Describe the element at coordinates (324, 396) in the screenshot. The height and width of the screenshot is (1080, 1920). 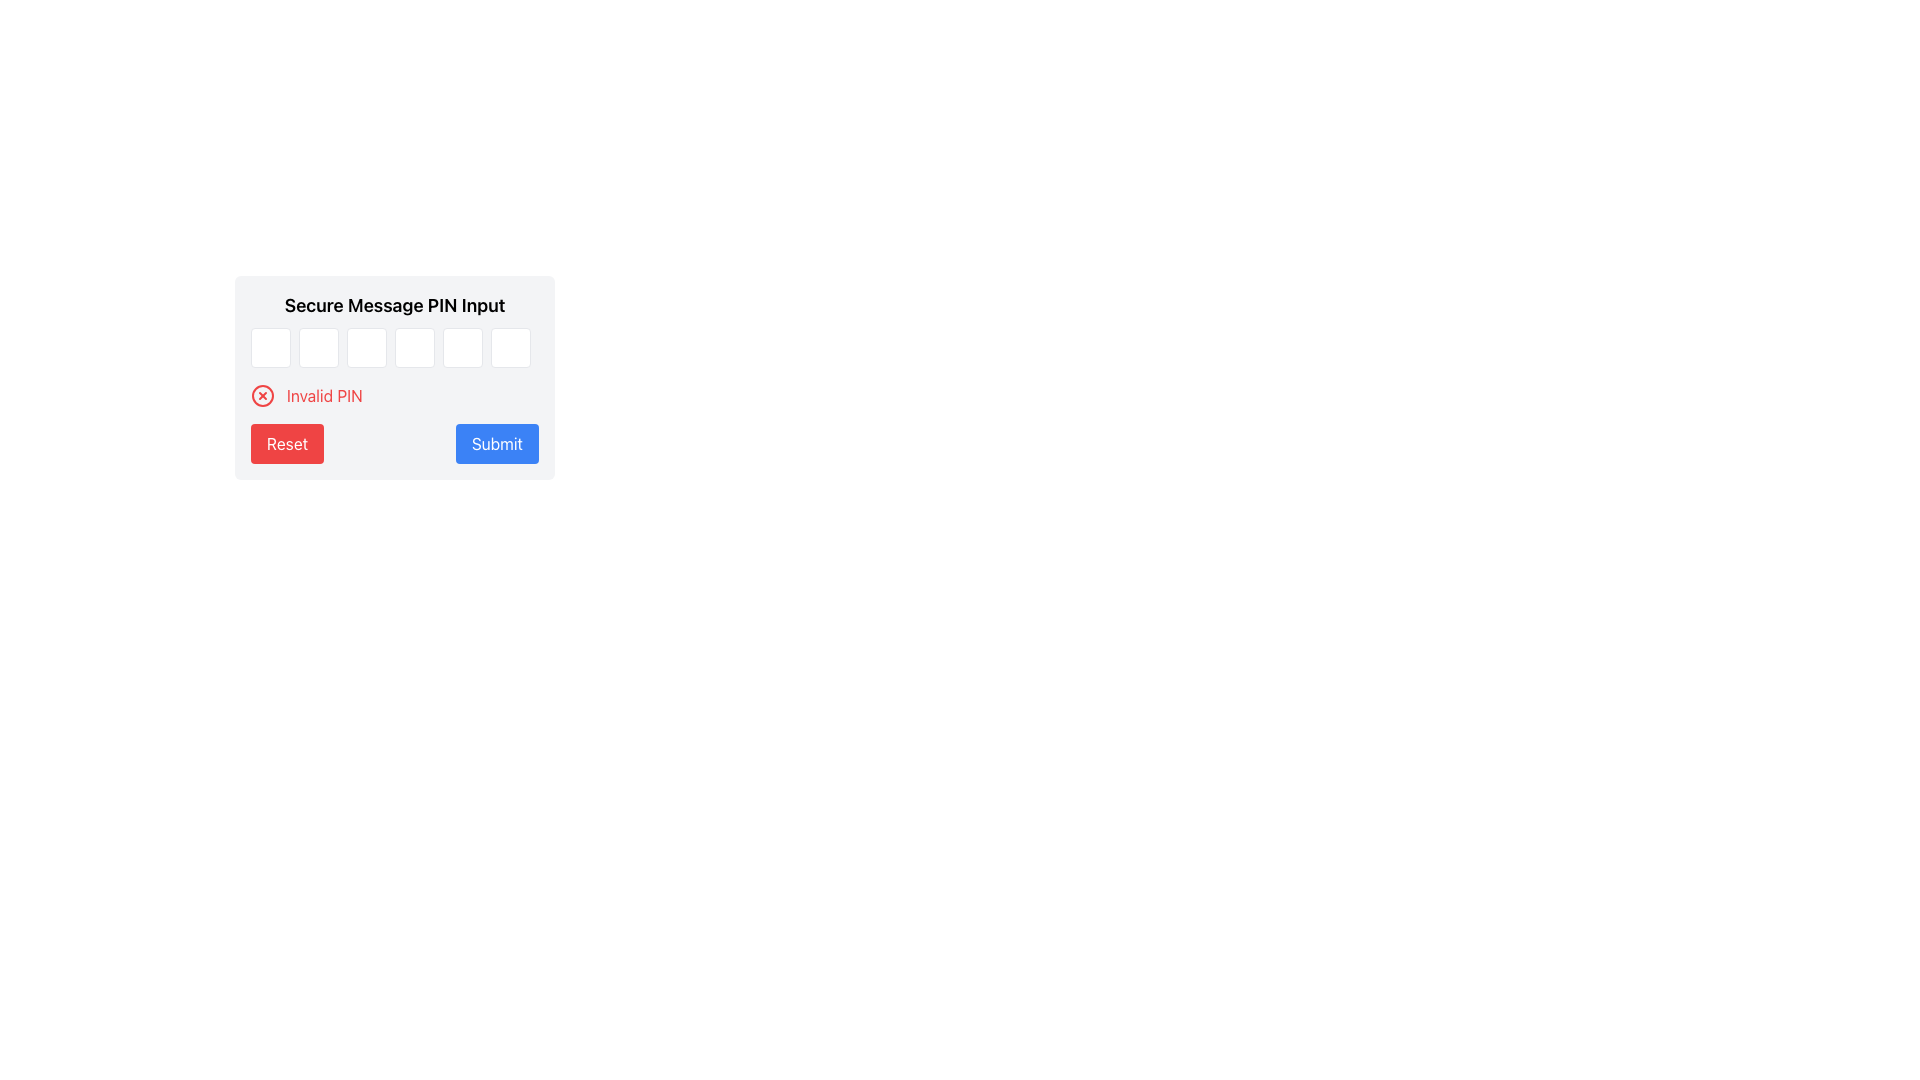
I see `the error label displaying 'Invalid PIN' in red color and bold font, located below the PIN input fields` at that location.